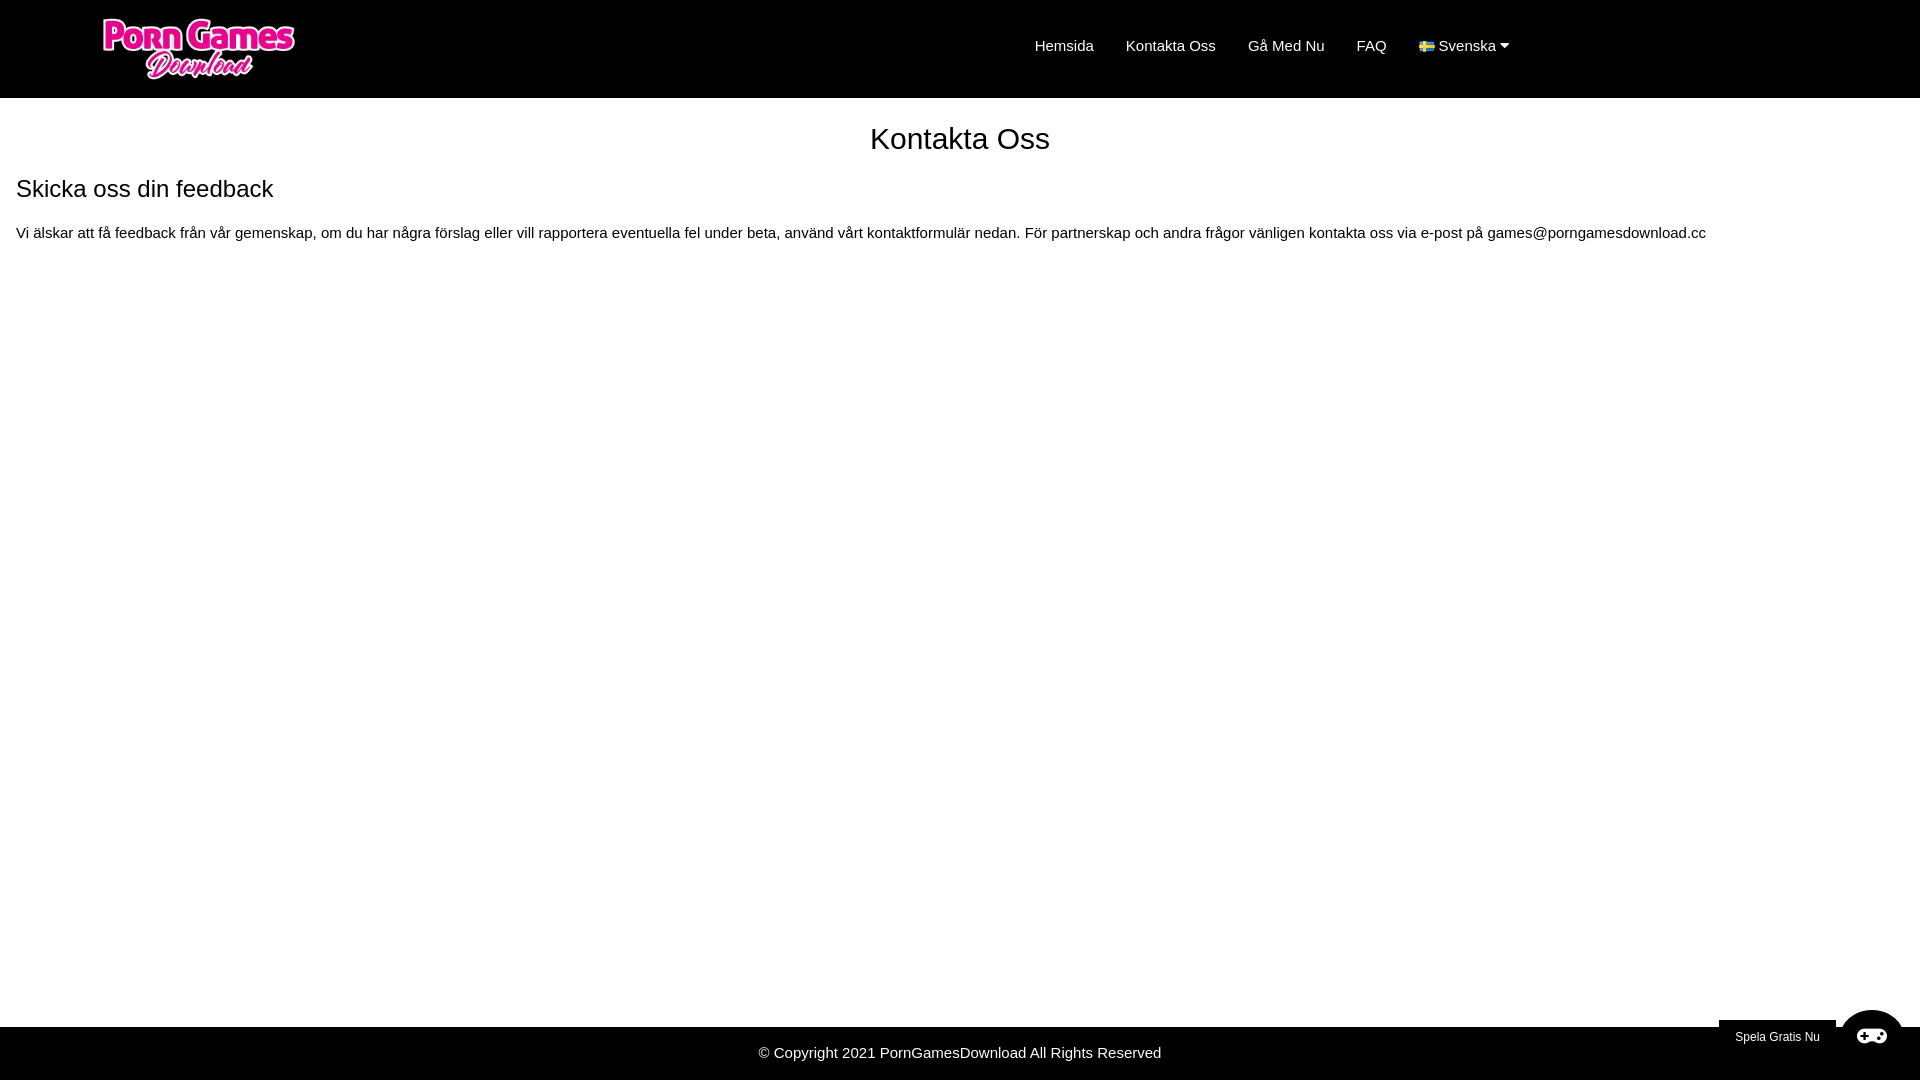 The image size is (1920, 1080). What do you see at coordinates (1108, 45) in the screenshot?
I see `'Kontakta Oss'` at bounding box center [1108, 45].